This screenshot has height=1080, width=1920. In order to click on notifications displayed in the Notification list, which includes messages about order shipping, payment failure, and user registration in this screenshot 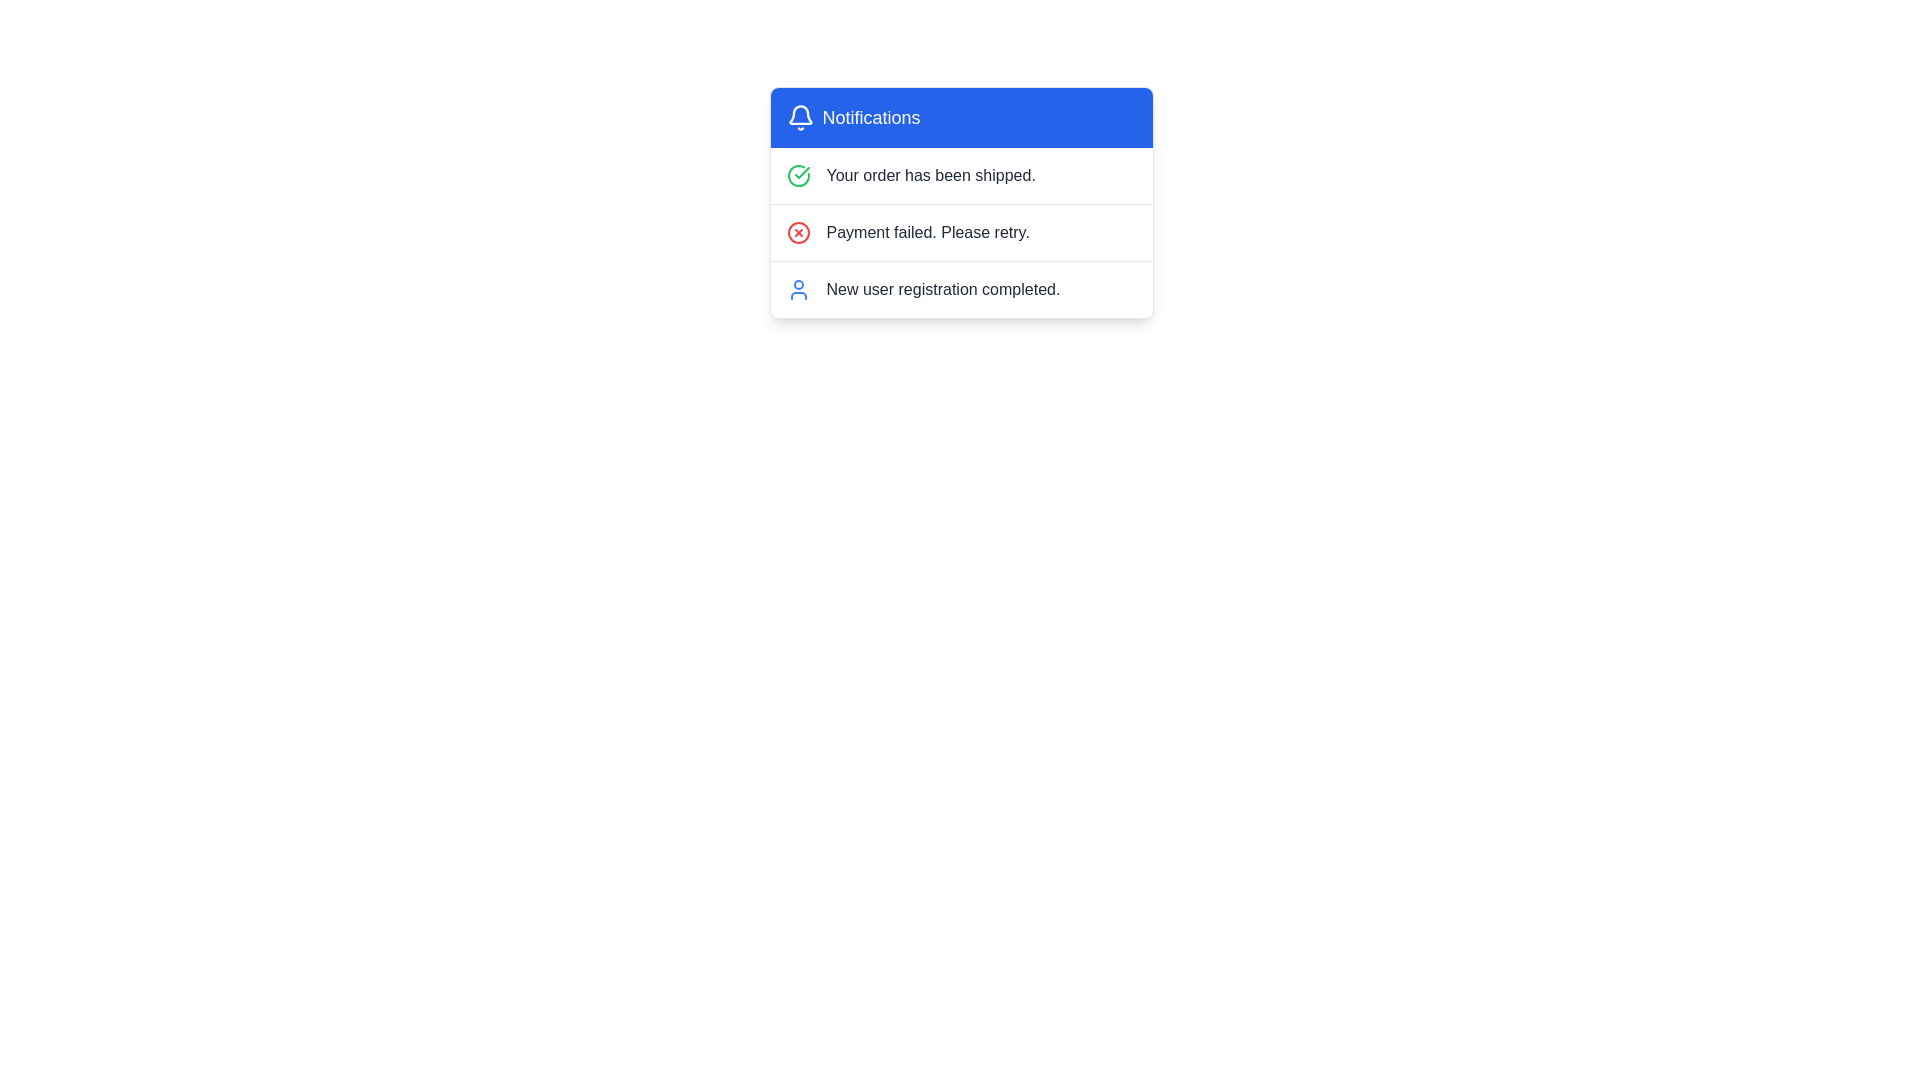, I will do `click(961, 231)`.